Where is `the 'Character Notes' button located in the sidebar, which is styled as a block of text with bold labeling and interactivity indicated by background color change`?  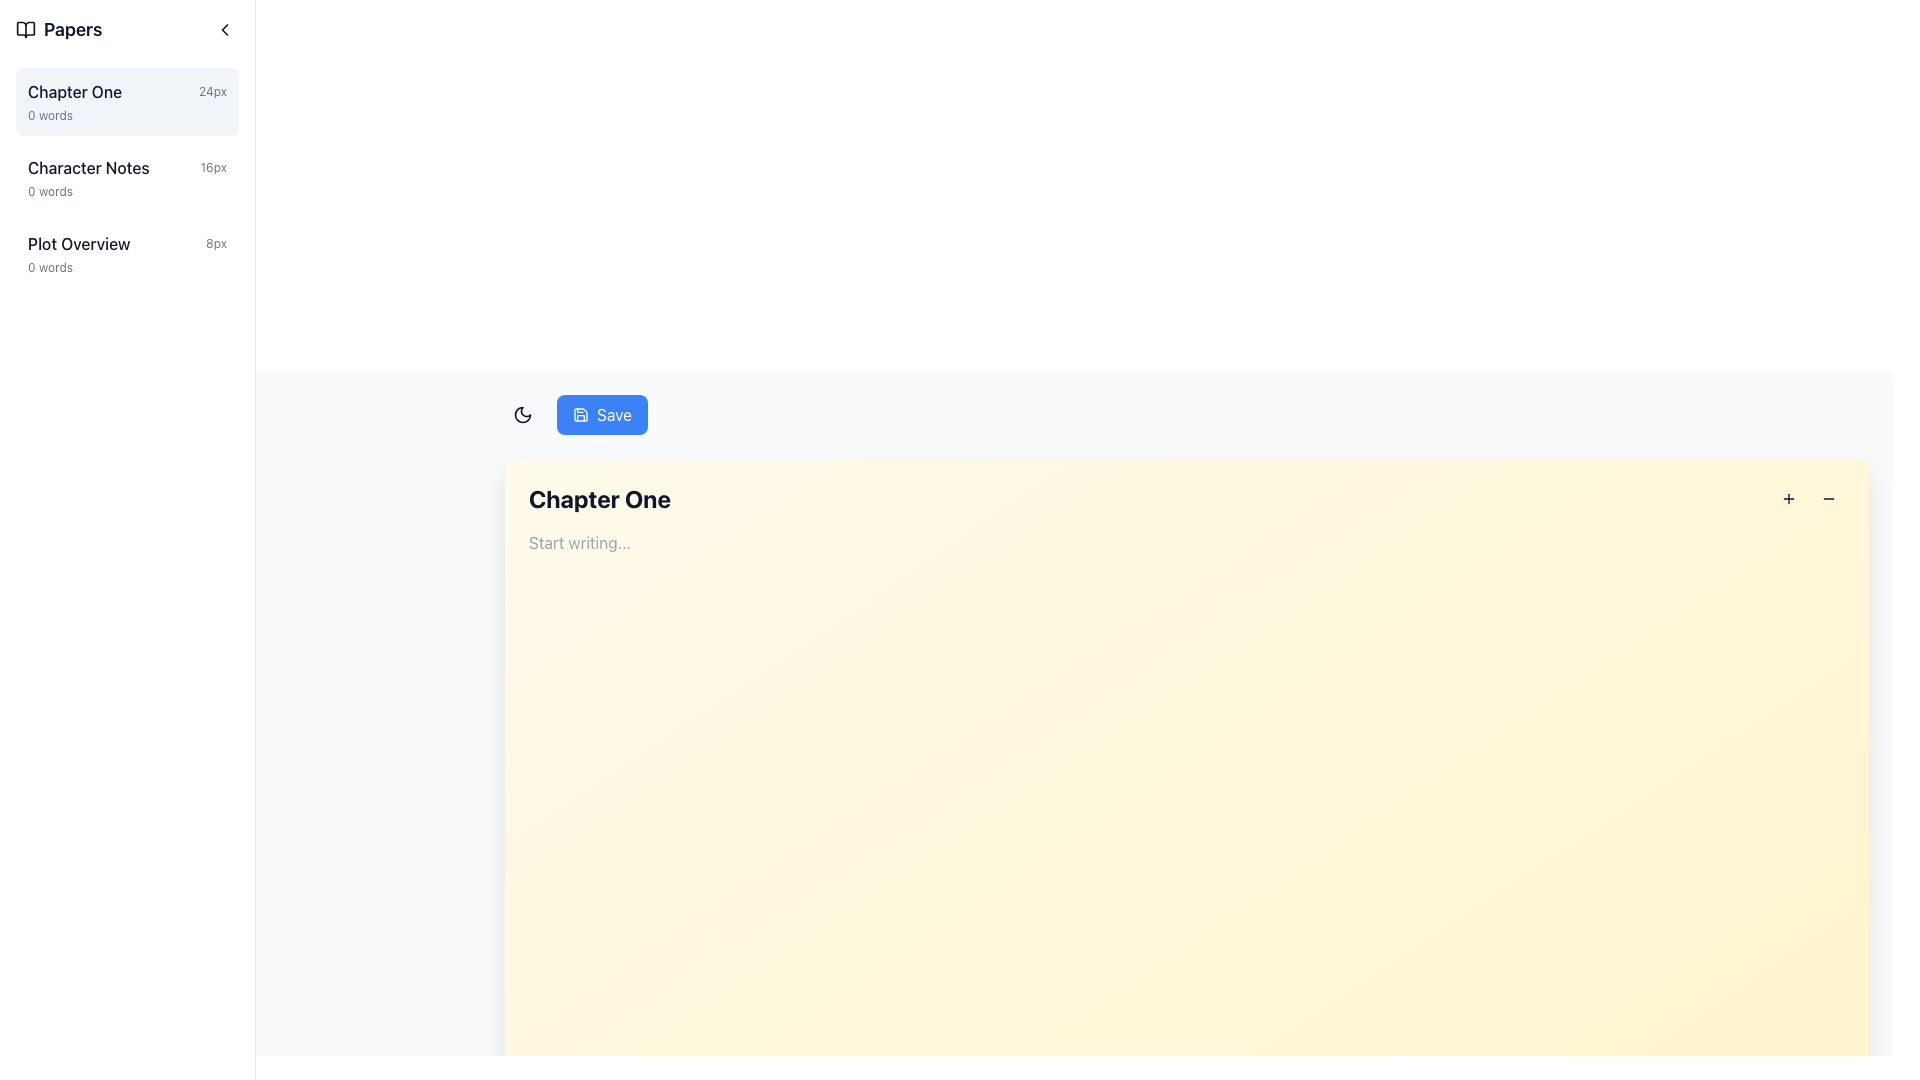 the 'Character Notes' button located in the sidebar, which is styled as a block of text with bold labeling and interactivity indicated by background color change is located at coordinates (126, 176).